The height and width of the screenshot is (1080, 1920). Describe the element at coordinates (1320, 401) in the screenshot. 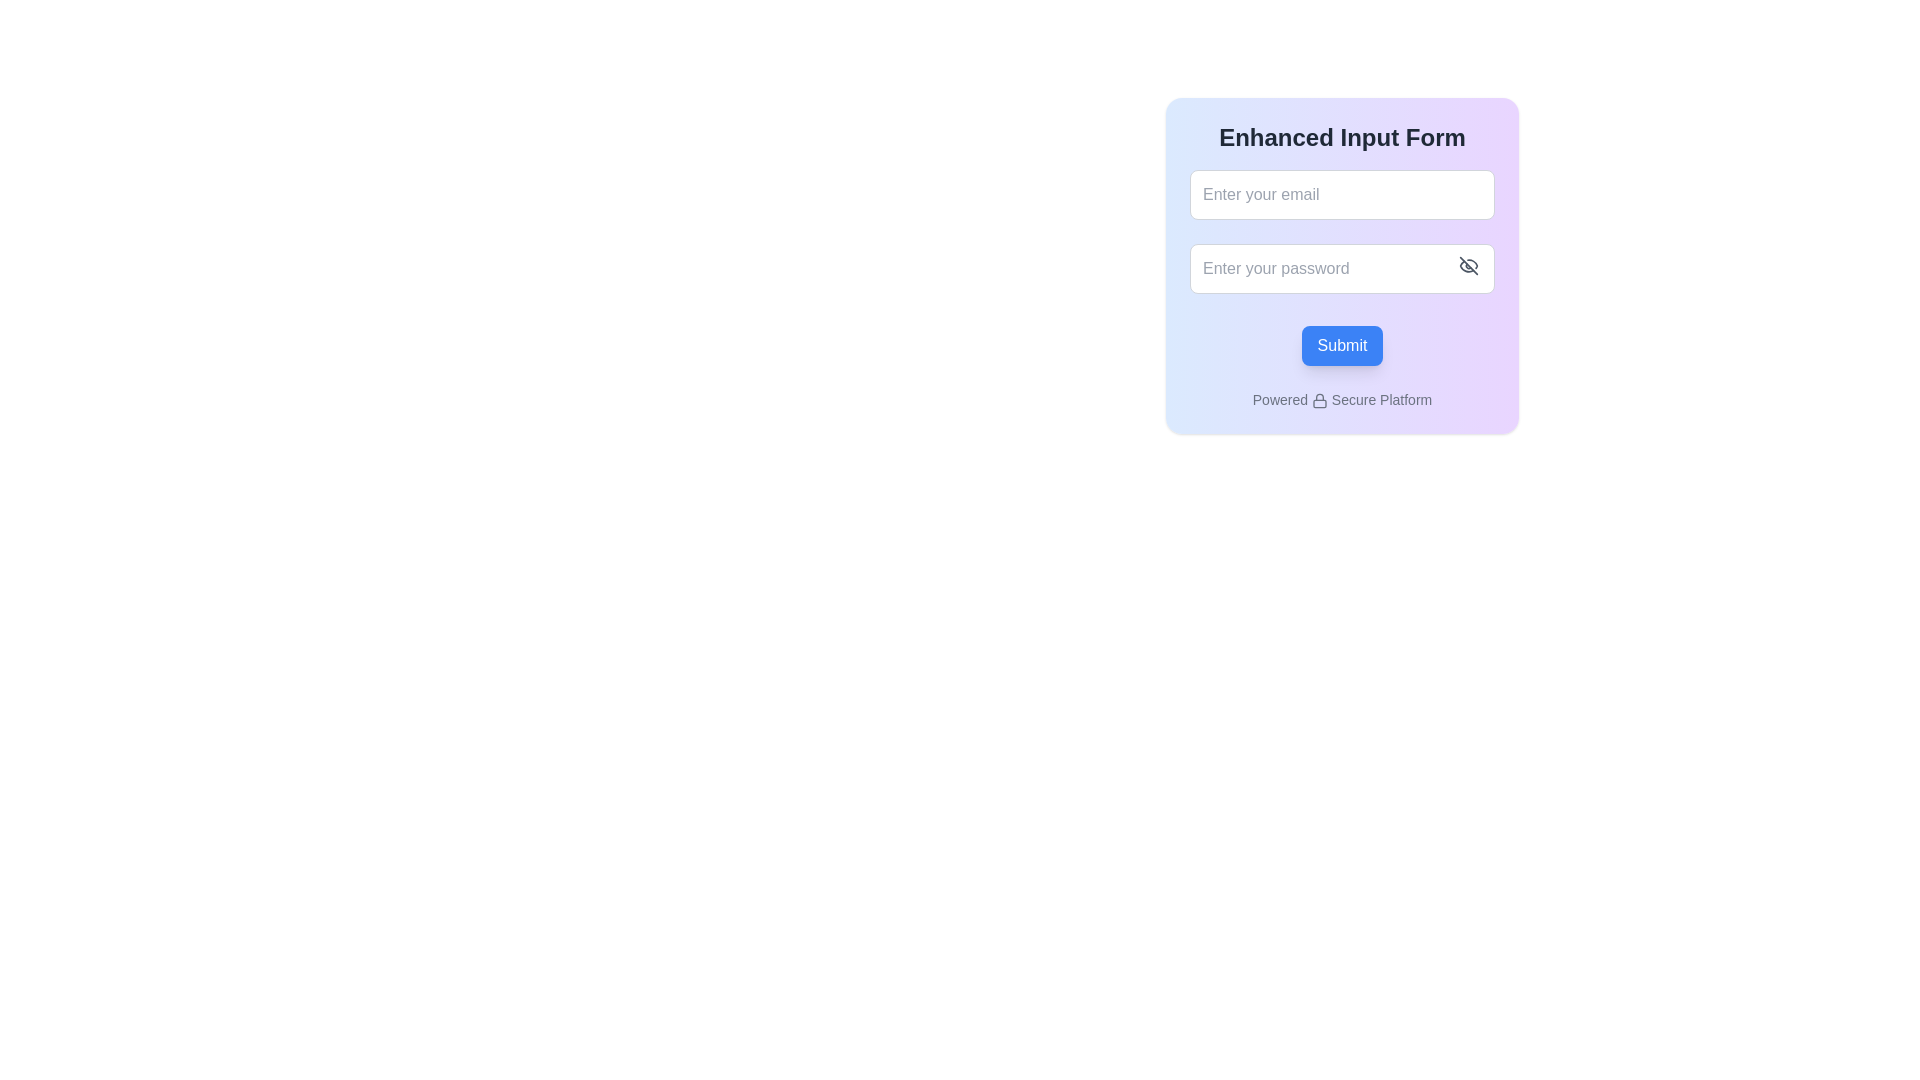

I see `the Decorative Icon indicating security, located to the left of the 'Secure Platform' text in the footer area of the card interface` at that location.